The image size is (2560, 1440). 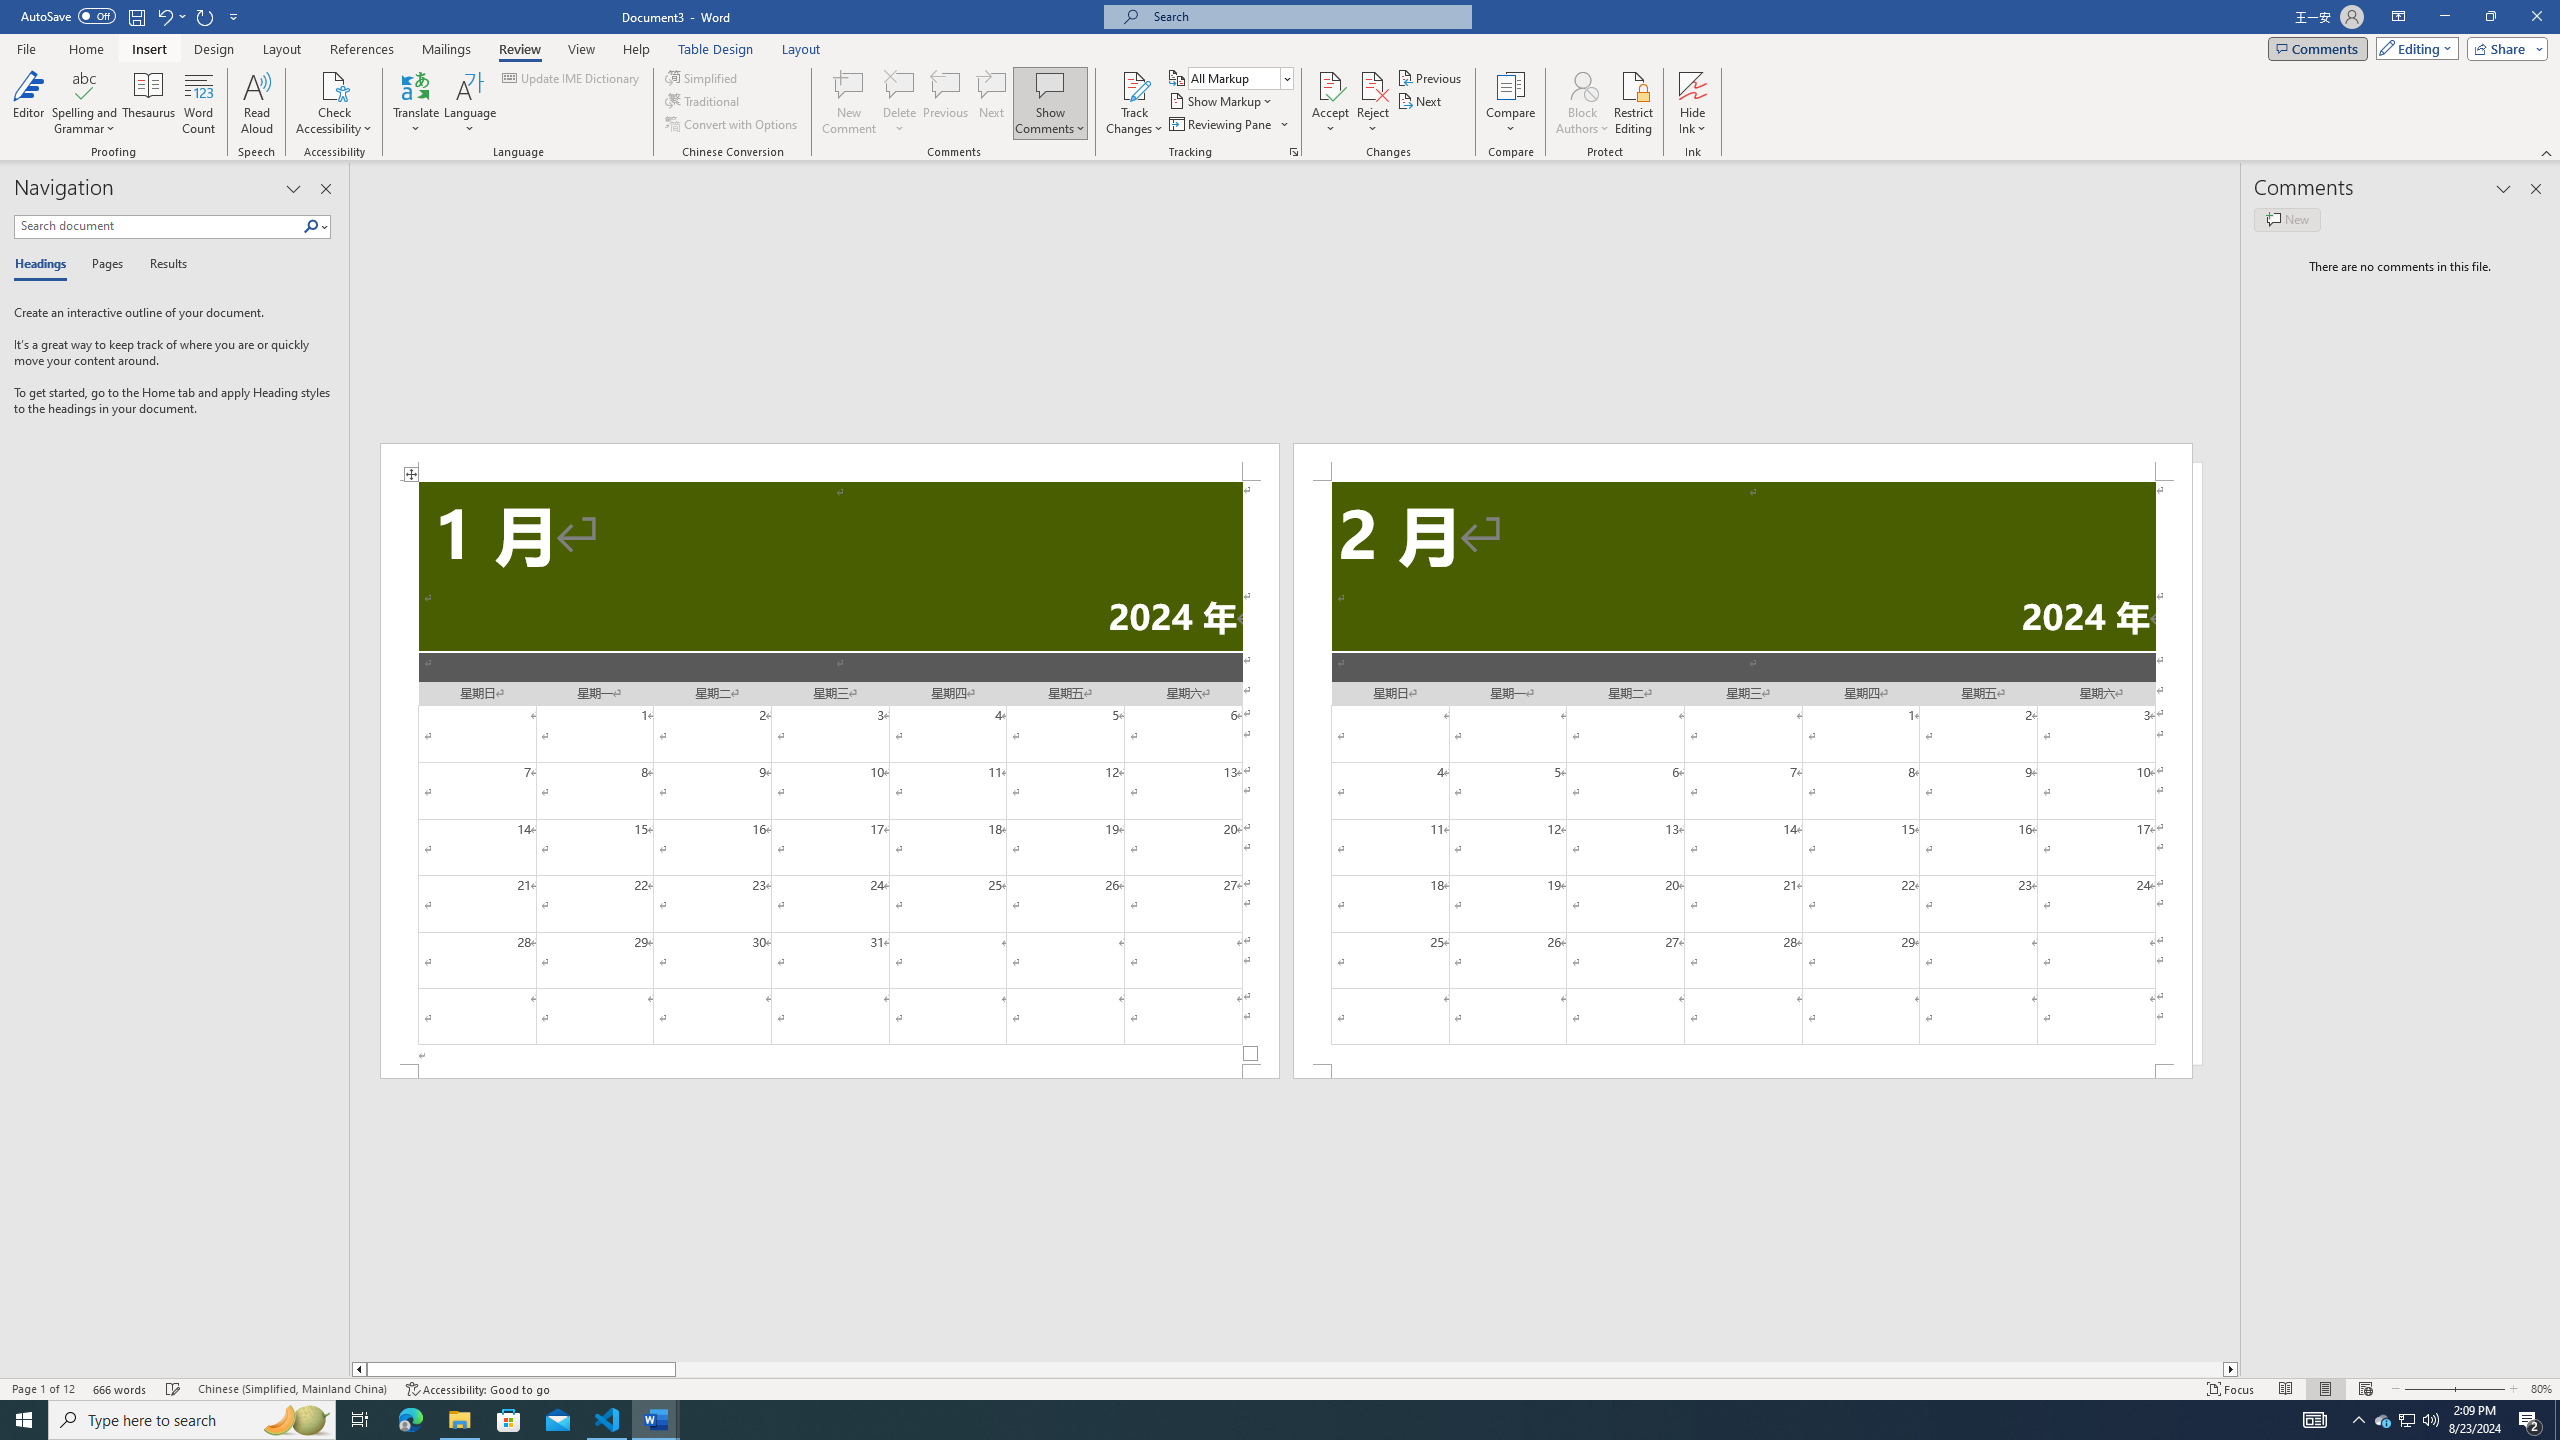 I want to click on 'Show Comments', so click(x=1049, y=103).